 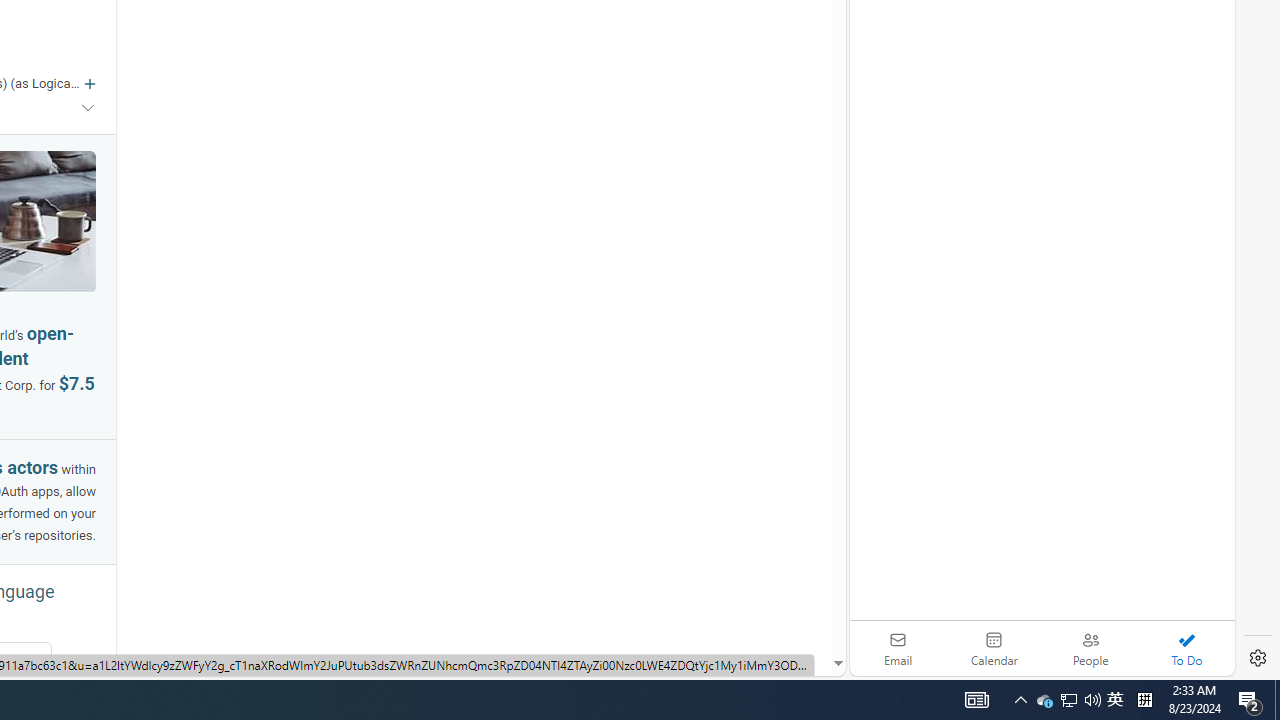 I want to click on 'People', so click(x=1089, y=648).